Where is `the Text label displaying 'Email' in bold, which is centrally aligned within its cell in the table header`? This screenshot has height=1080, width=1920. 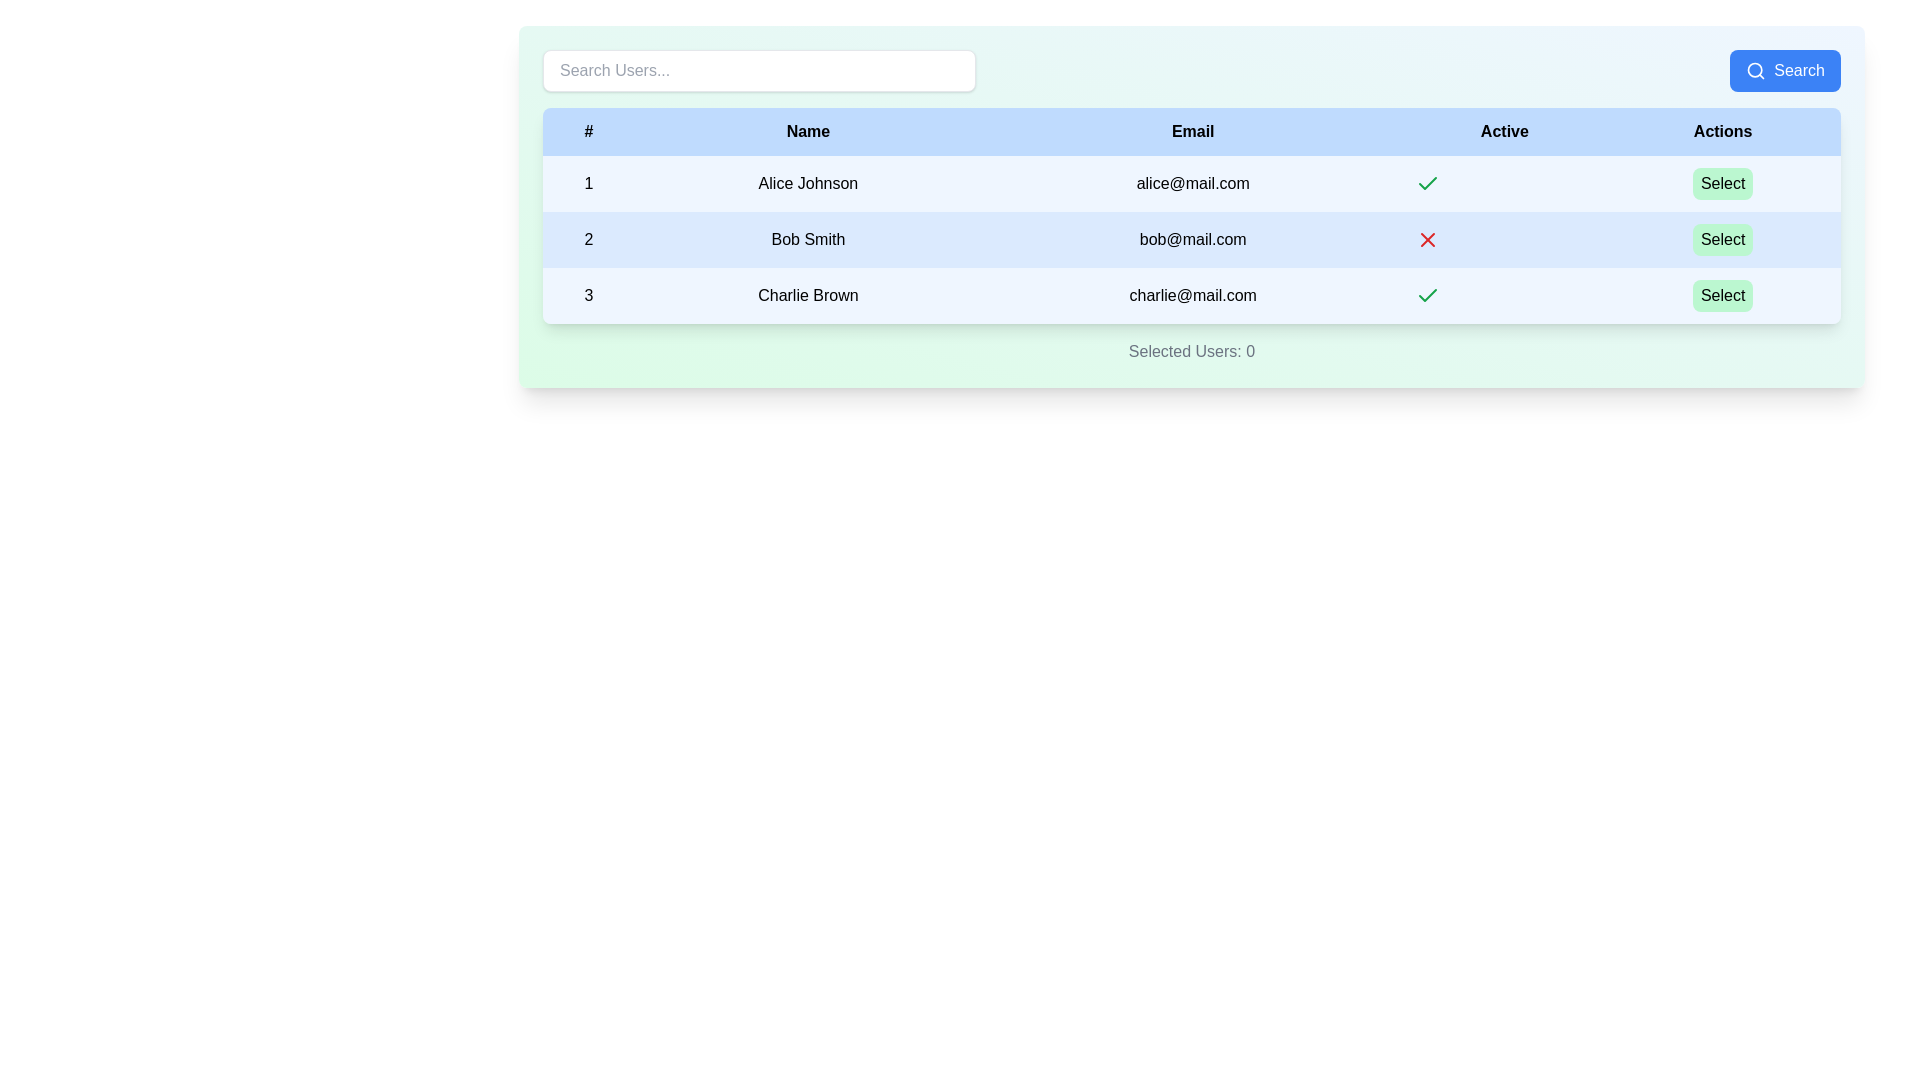 the Text label displaying 'Email' in bold, which is centrally aligned within its cell in the table header is located at coordinates (1193, 131).